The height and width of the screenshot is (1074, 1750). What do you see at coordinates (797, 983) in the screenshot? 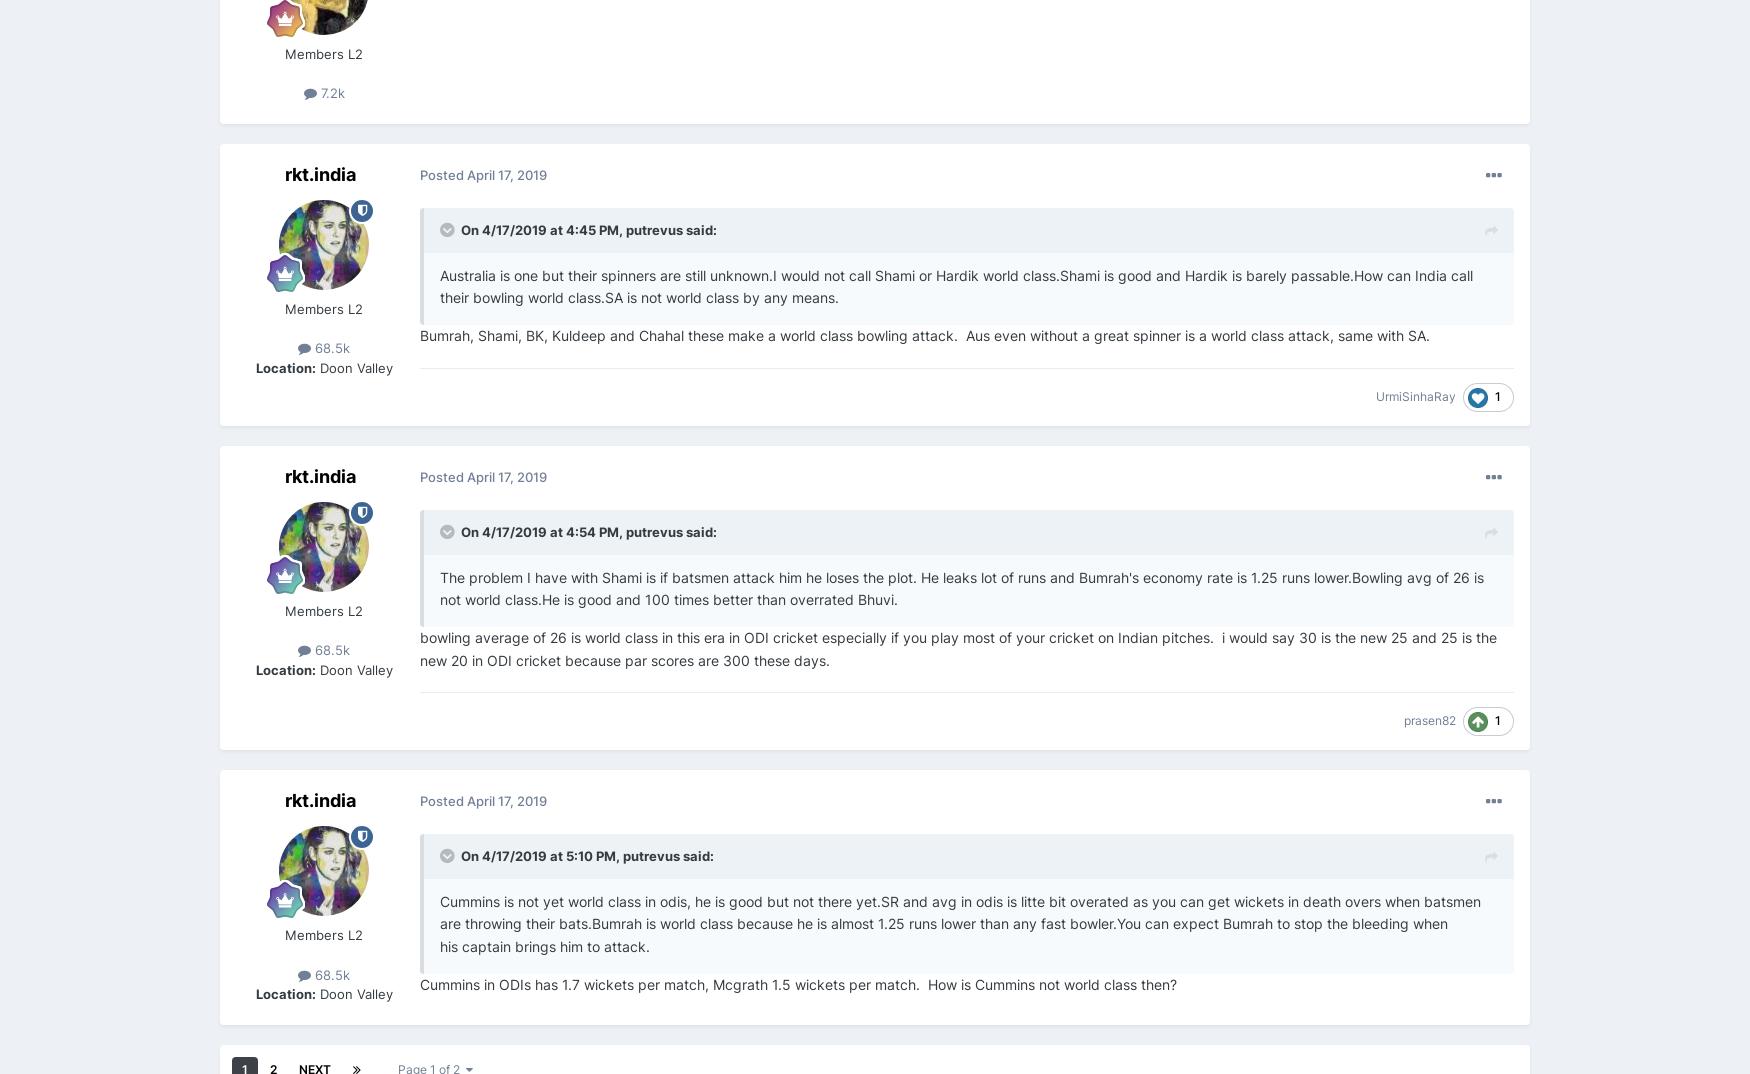
I see `'Cummins in ODIs has 1.7 wickets per match, Mcgrath 1.5 wickets per match.  How is Cummins not world class then?'` at bounding box center [797, 983].